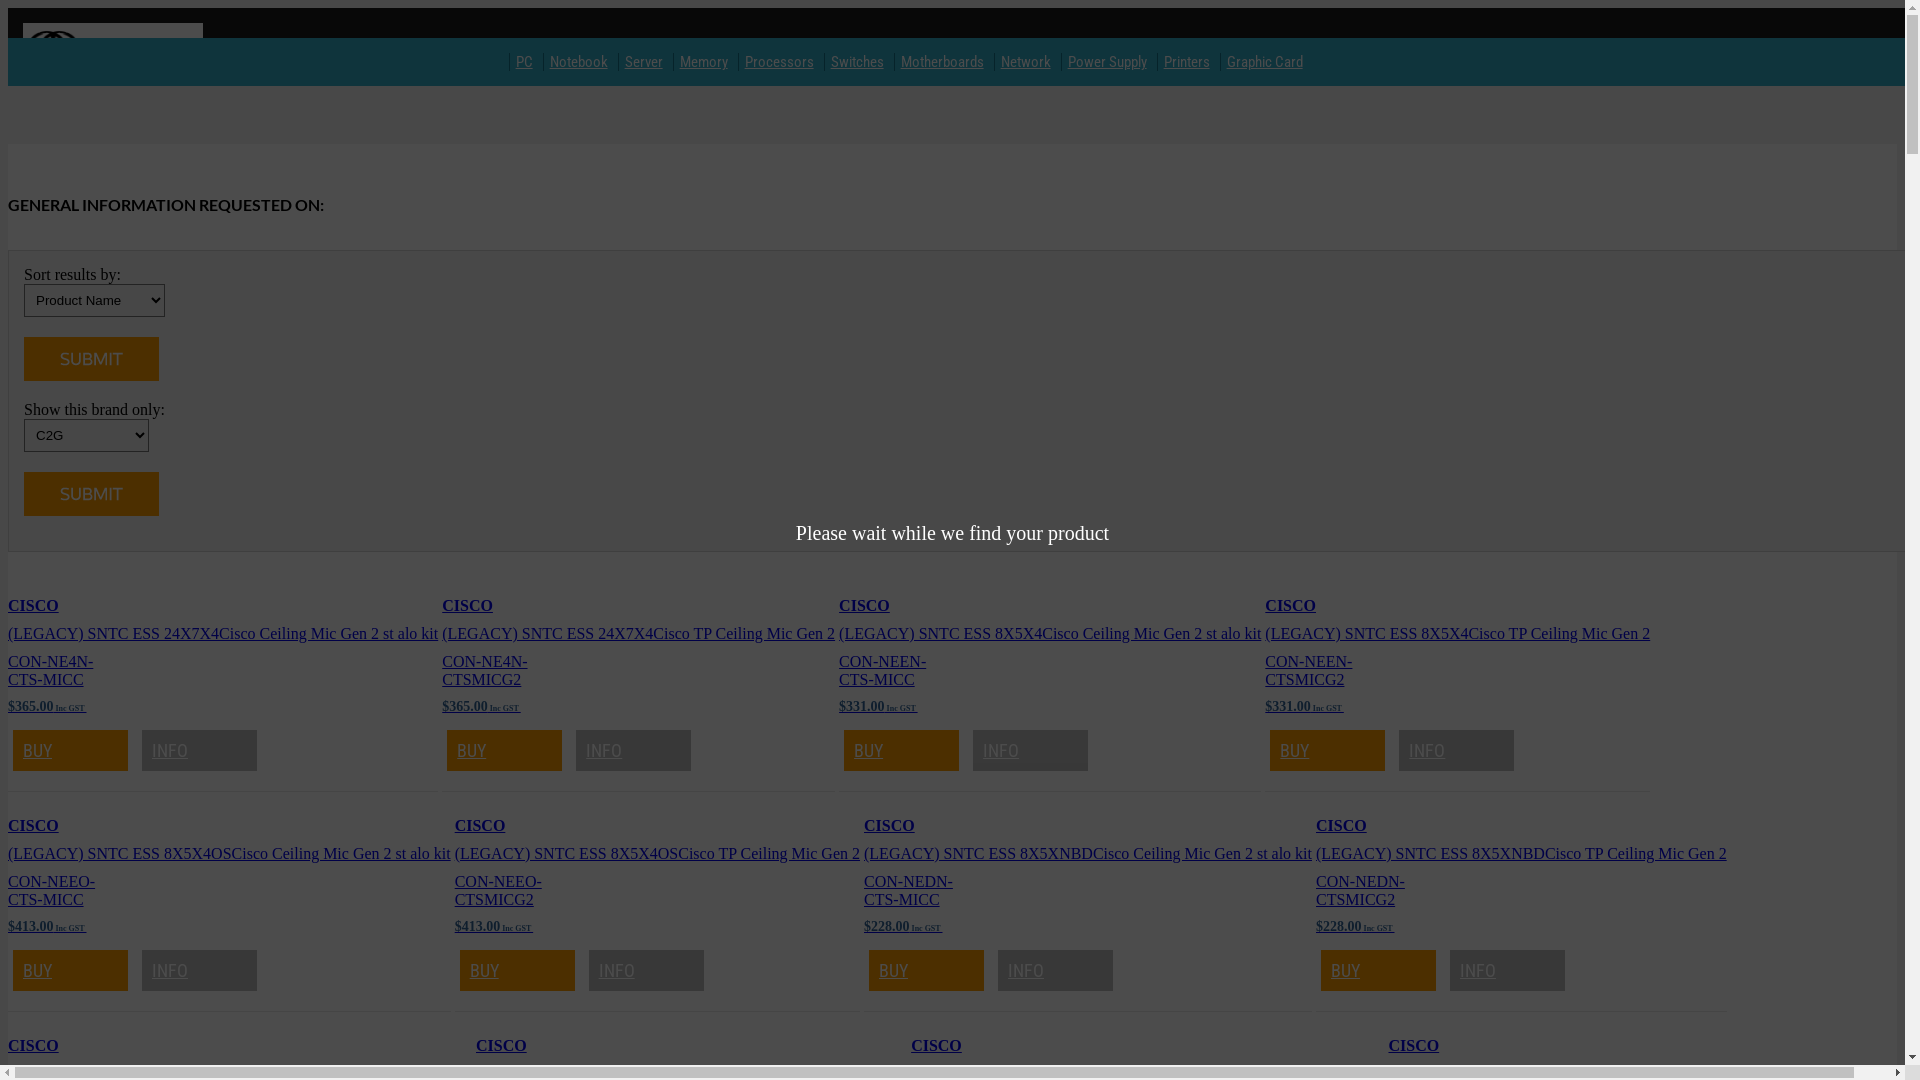 This screenshot has height=1080, width=1920. What do you see at coordinates (878, 704) in the screenshot?
I see `'$331.00 Inc GST '` at bounding box center [878, 704].